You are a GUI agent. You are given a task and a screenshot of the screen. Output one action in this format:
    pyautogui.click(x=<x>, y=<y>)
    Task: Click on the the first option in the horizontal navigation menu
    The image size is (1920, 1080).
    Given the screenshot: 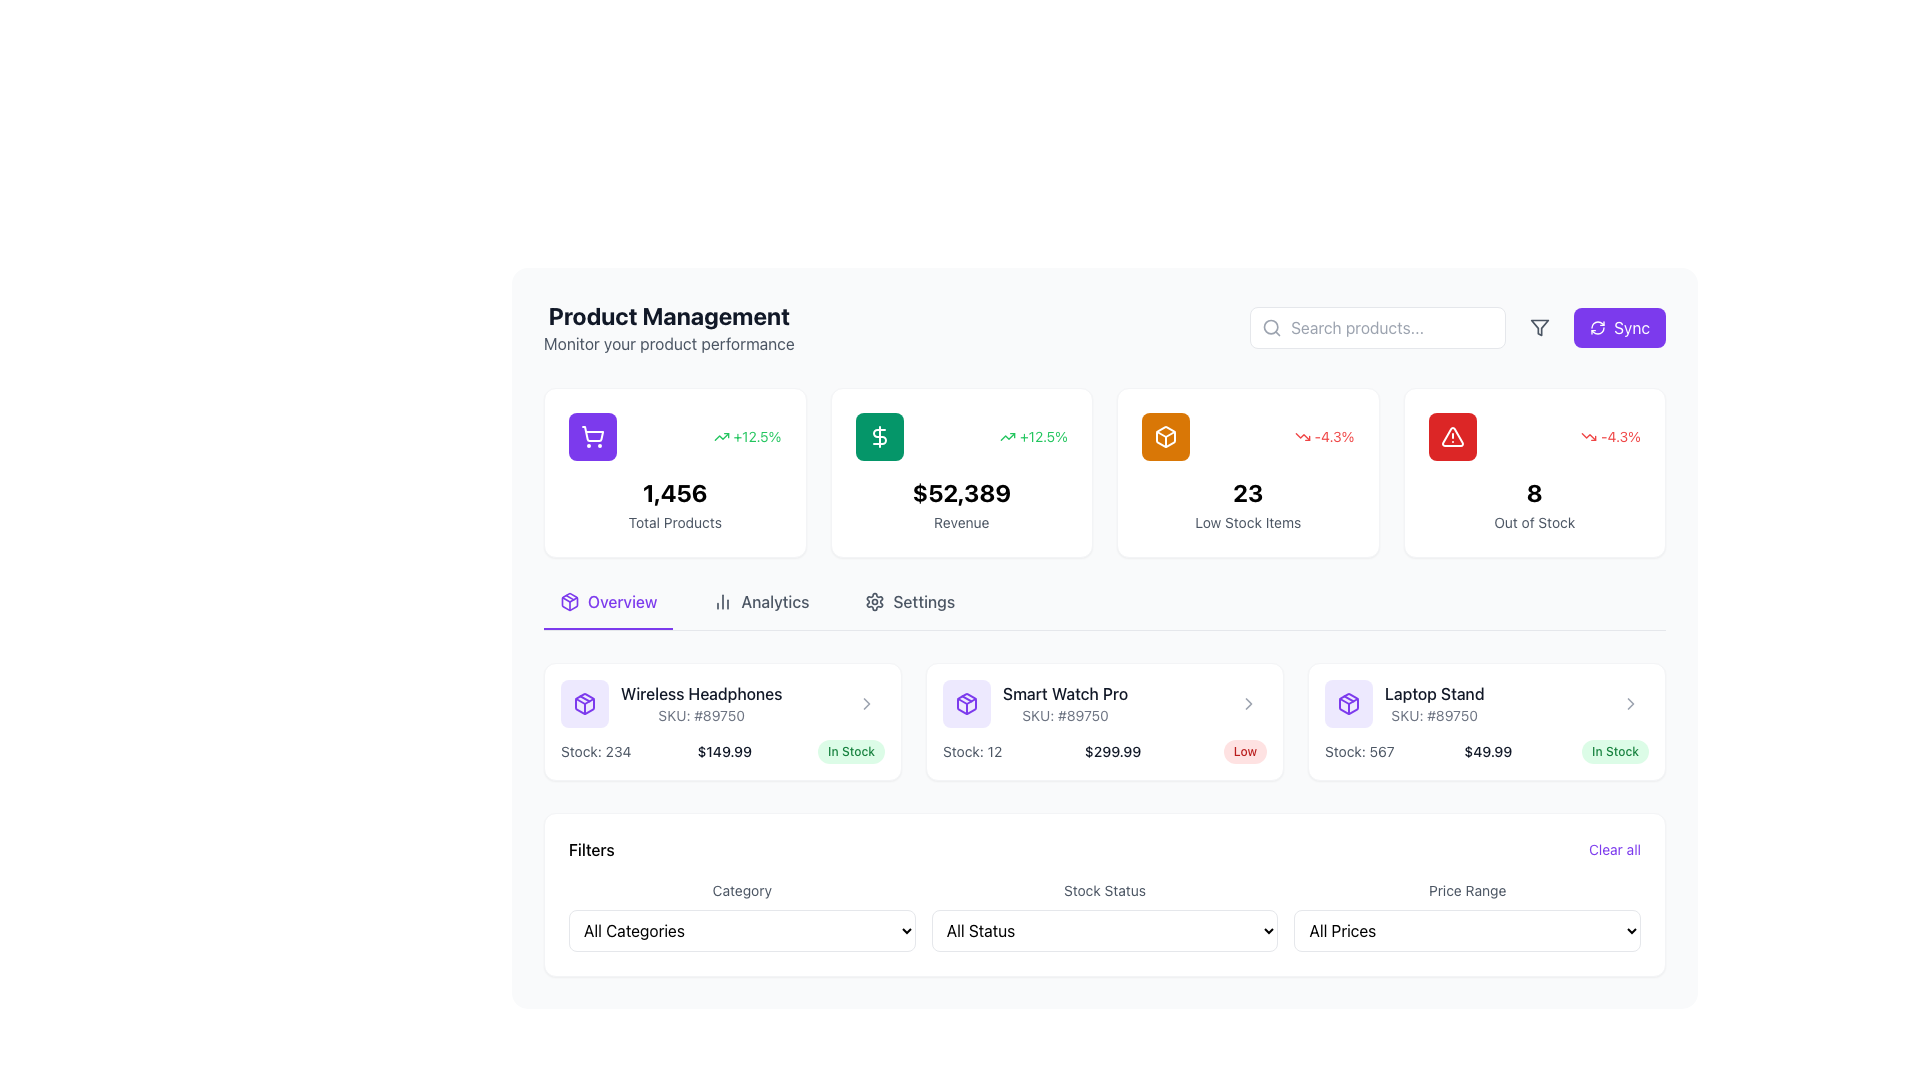 What is the action you would take?
    pyautogui.click(x=607, y=608)
    